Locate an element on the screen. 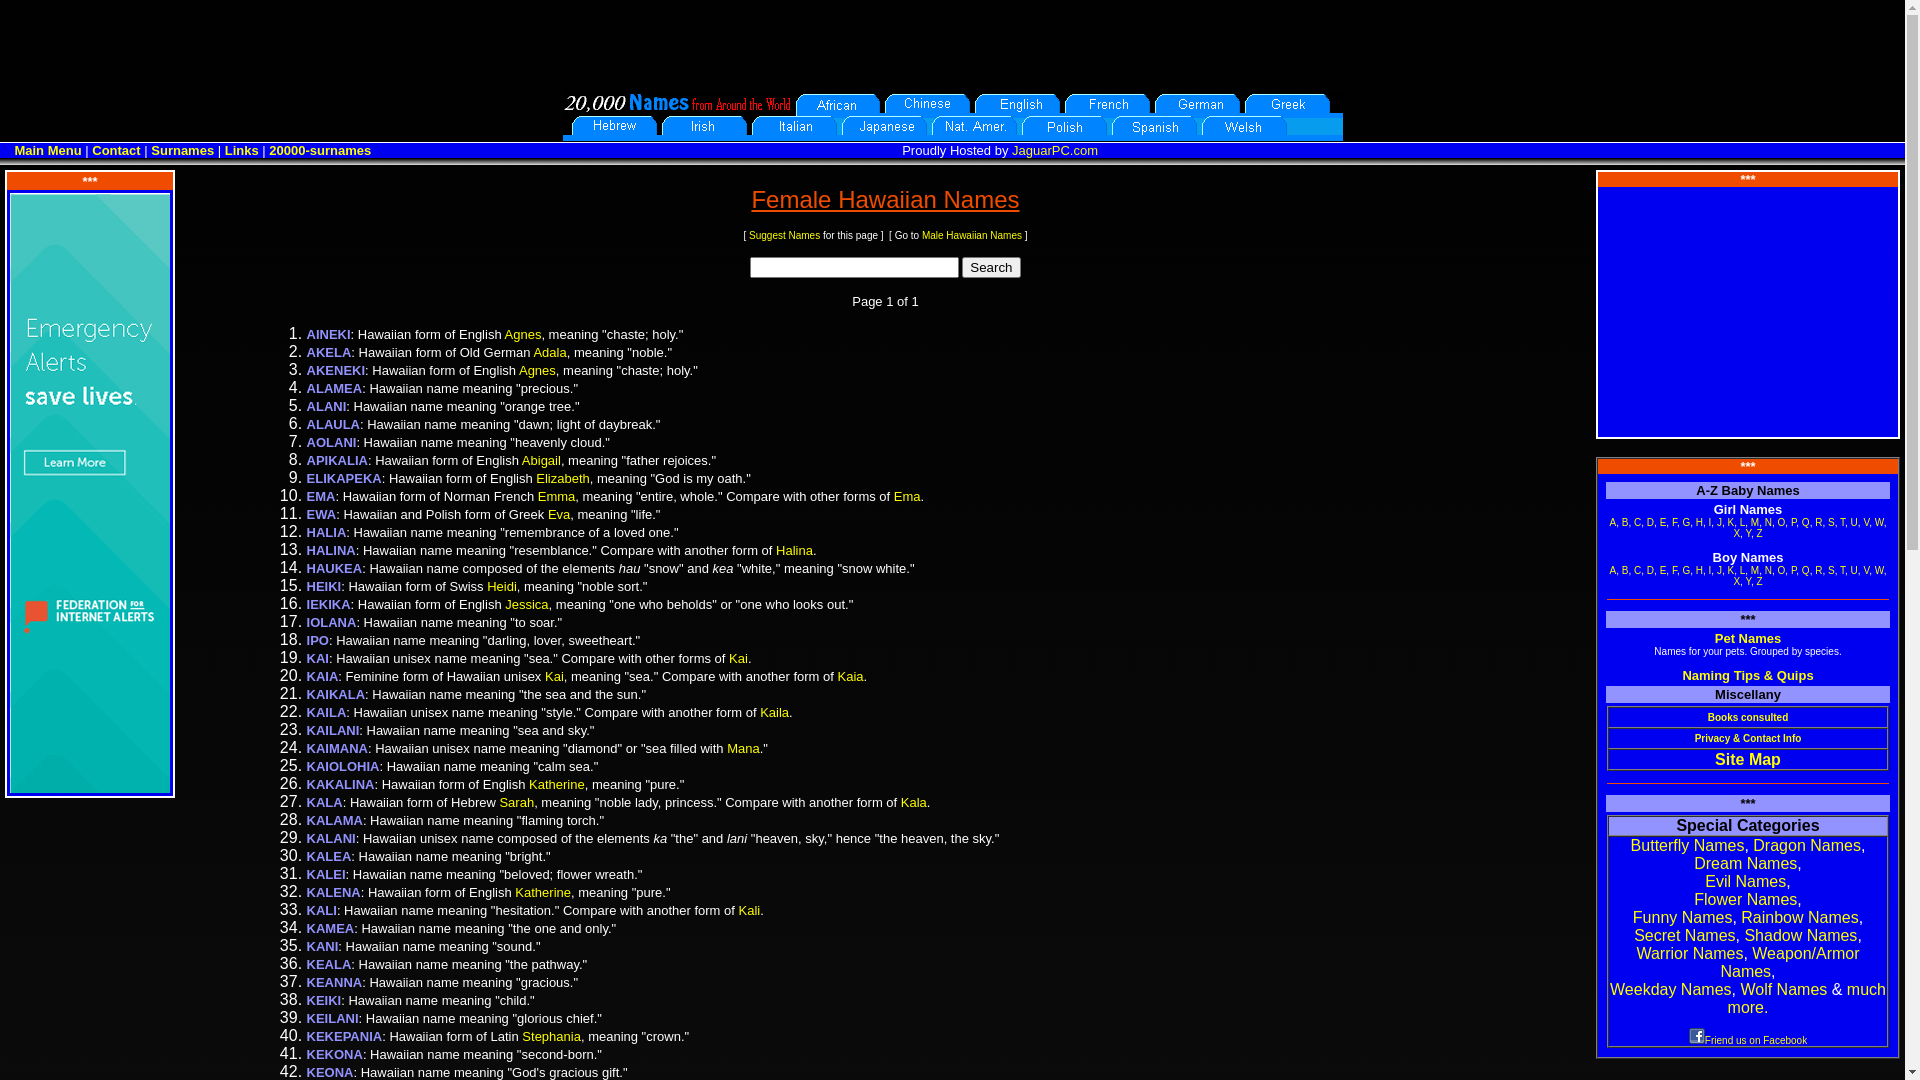 This screenshot has height=1080, width=1920. 'H' is located at coordinates (1698, 521).